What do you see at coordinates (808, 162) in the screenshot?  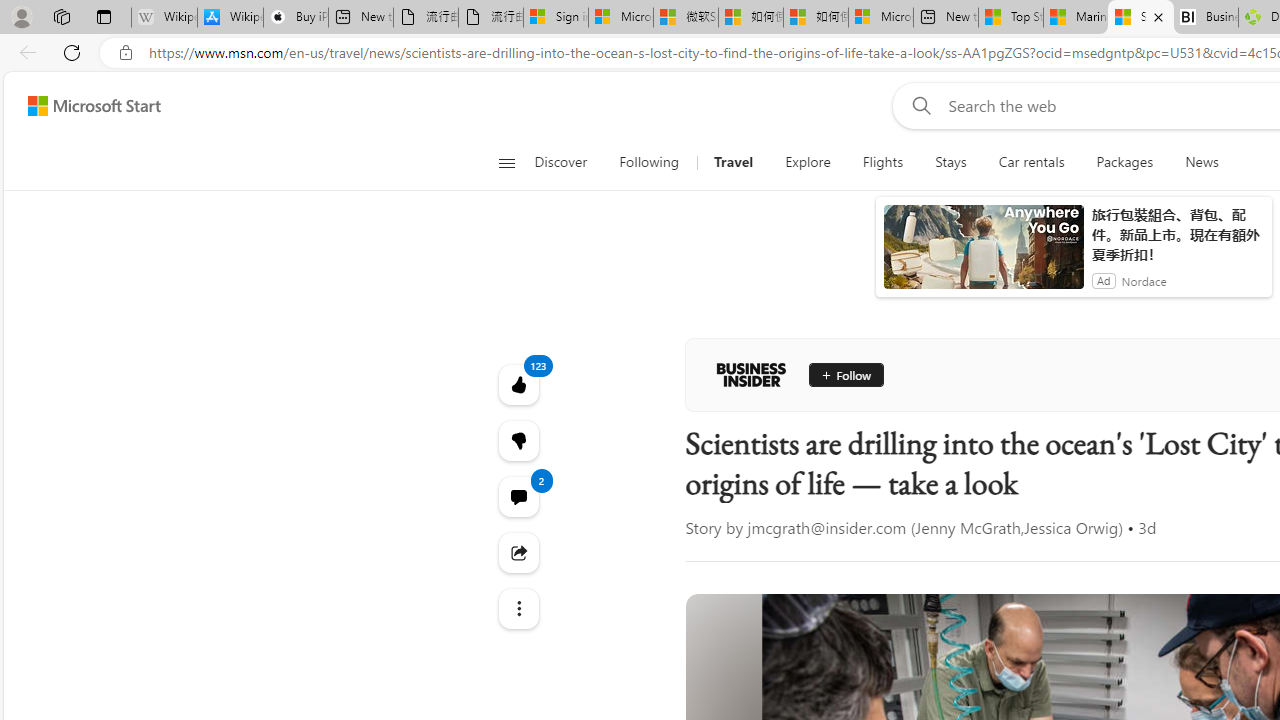 I see `'Explore'` at bounding box center [808, 162].